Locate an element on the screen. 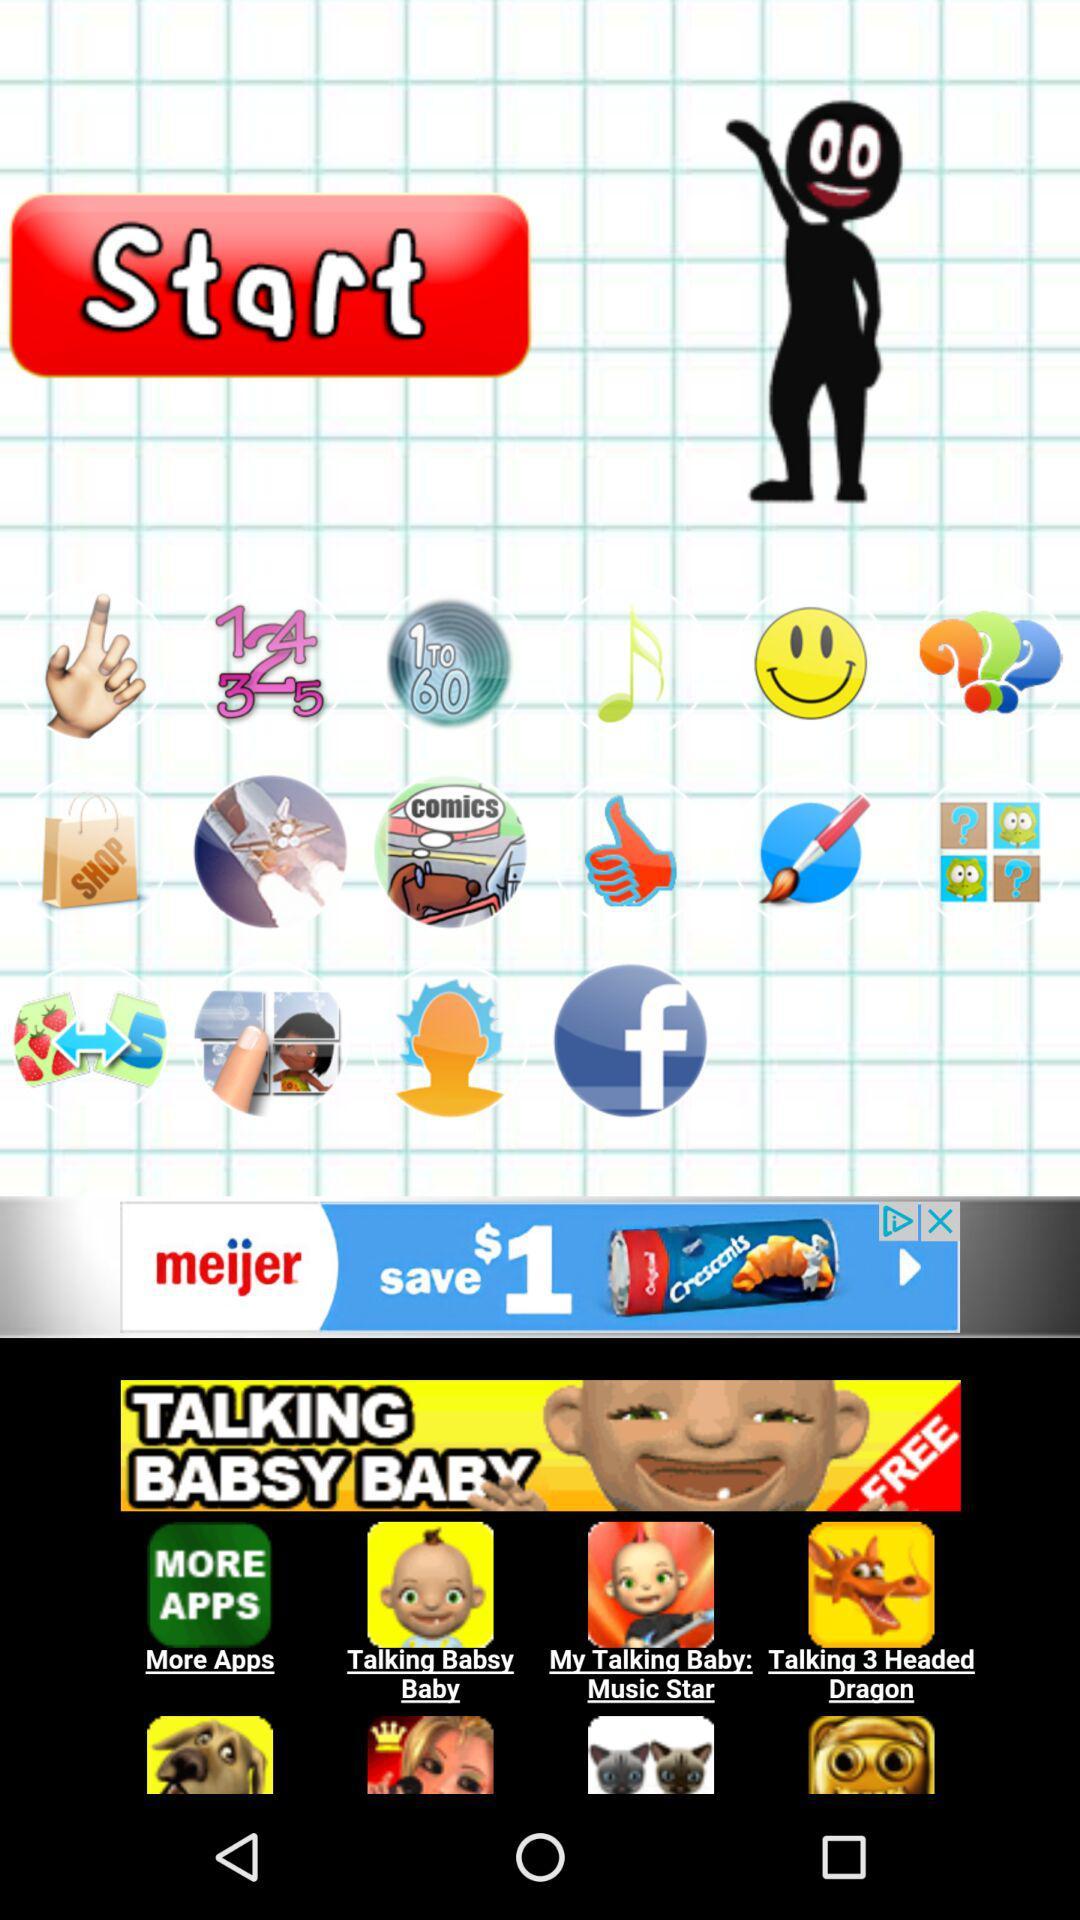 The height and width of the screenshot is (1920, 1080). advertisement banner is located at coordinates (540, 1575).